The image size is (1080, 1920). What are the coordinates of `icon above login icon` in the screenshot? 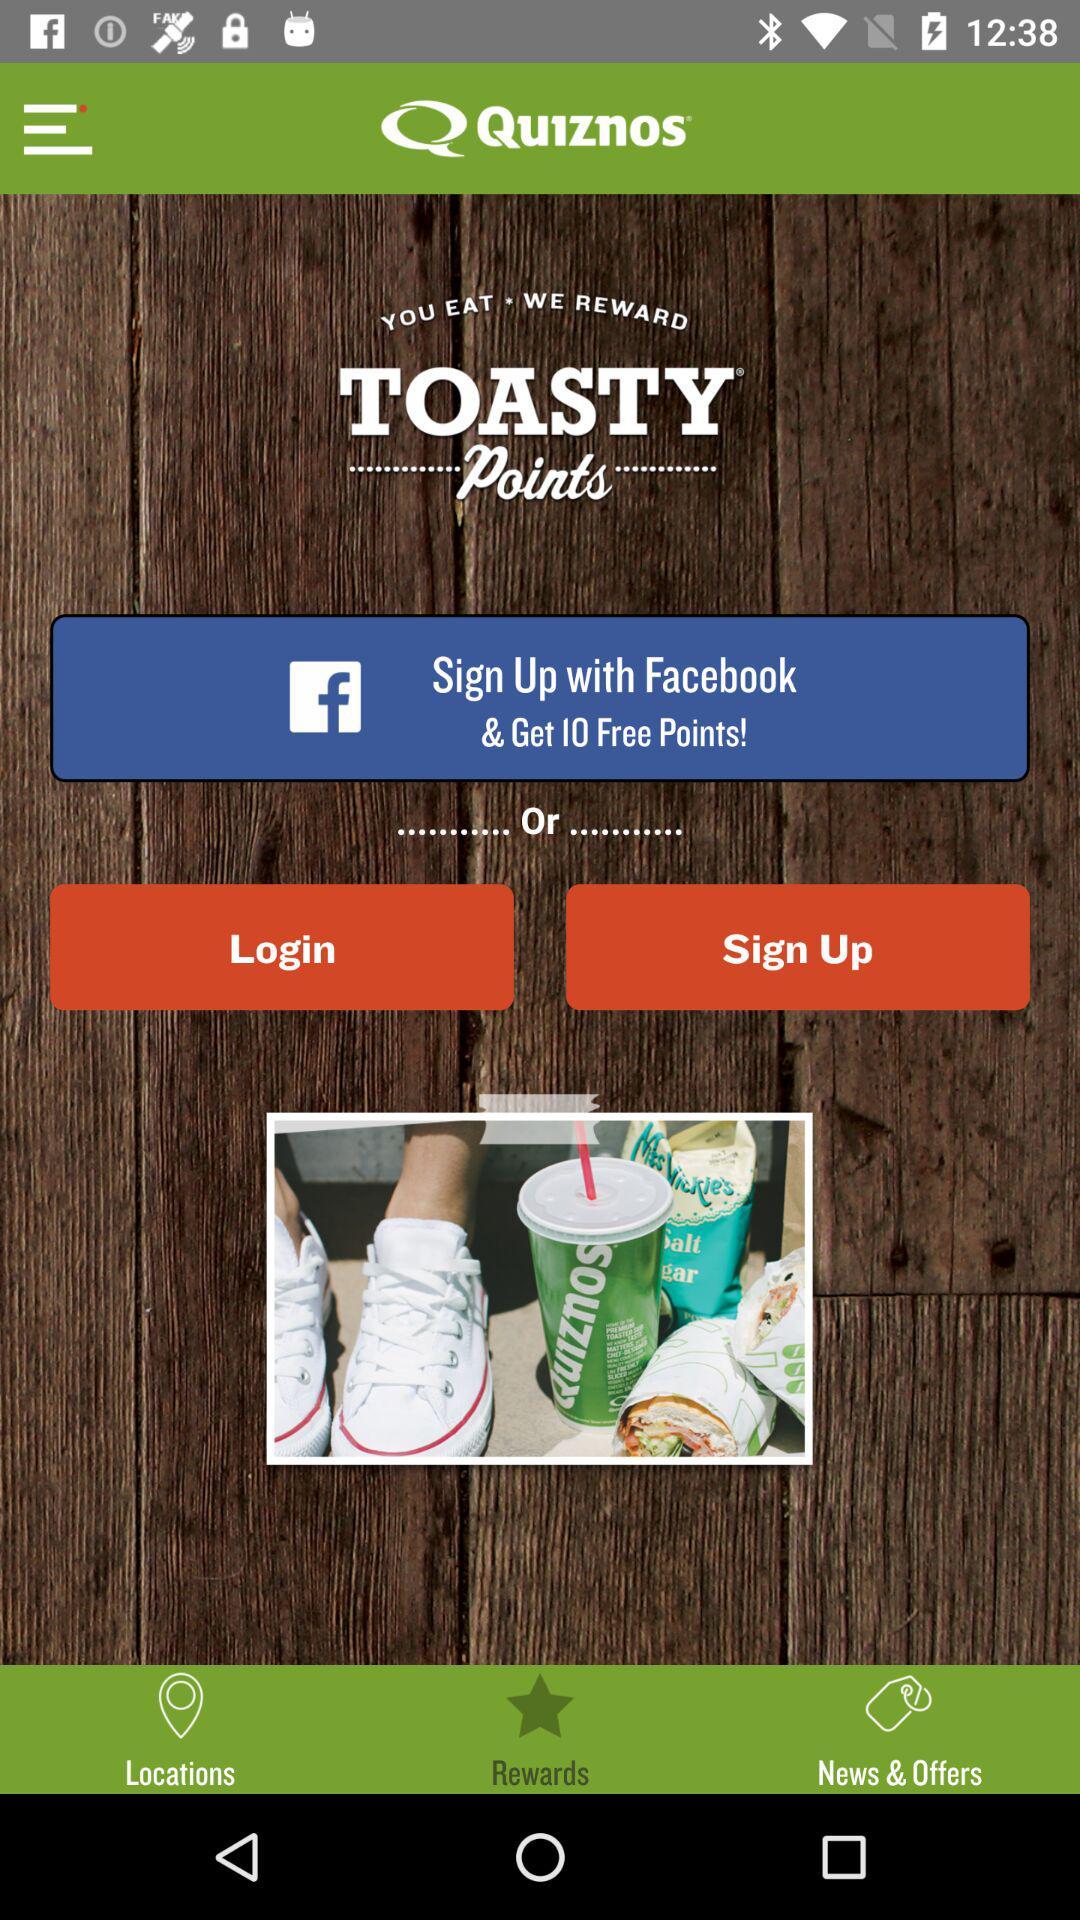 It's located at (54, 127).